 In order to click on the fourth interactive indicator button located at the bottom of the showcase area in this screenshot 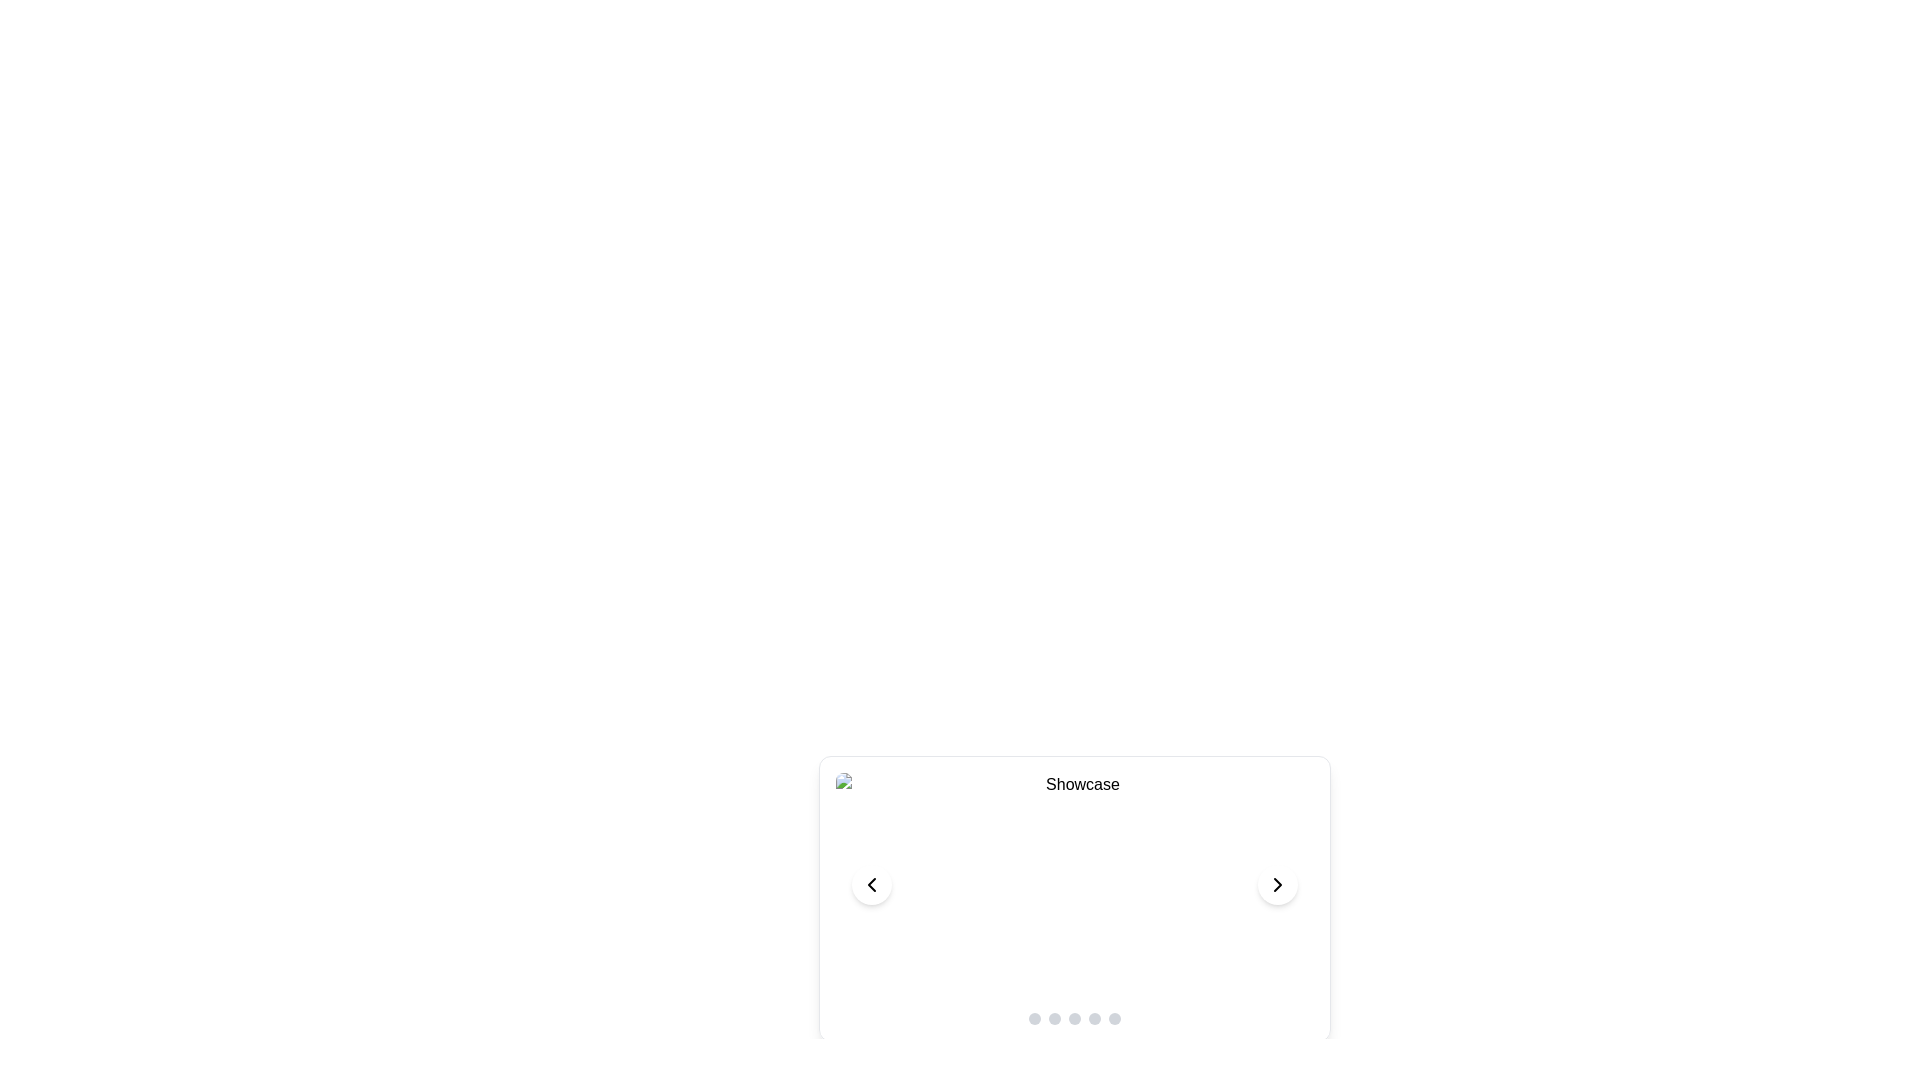, I will do `click(1093, 1018)`.